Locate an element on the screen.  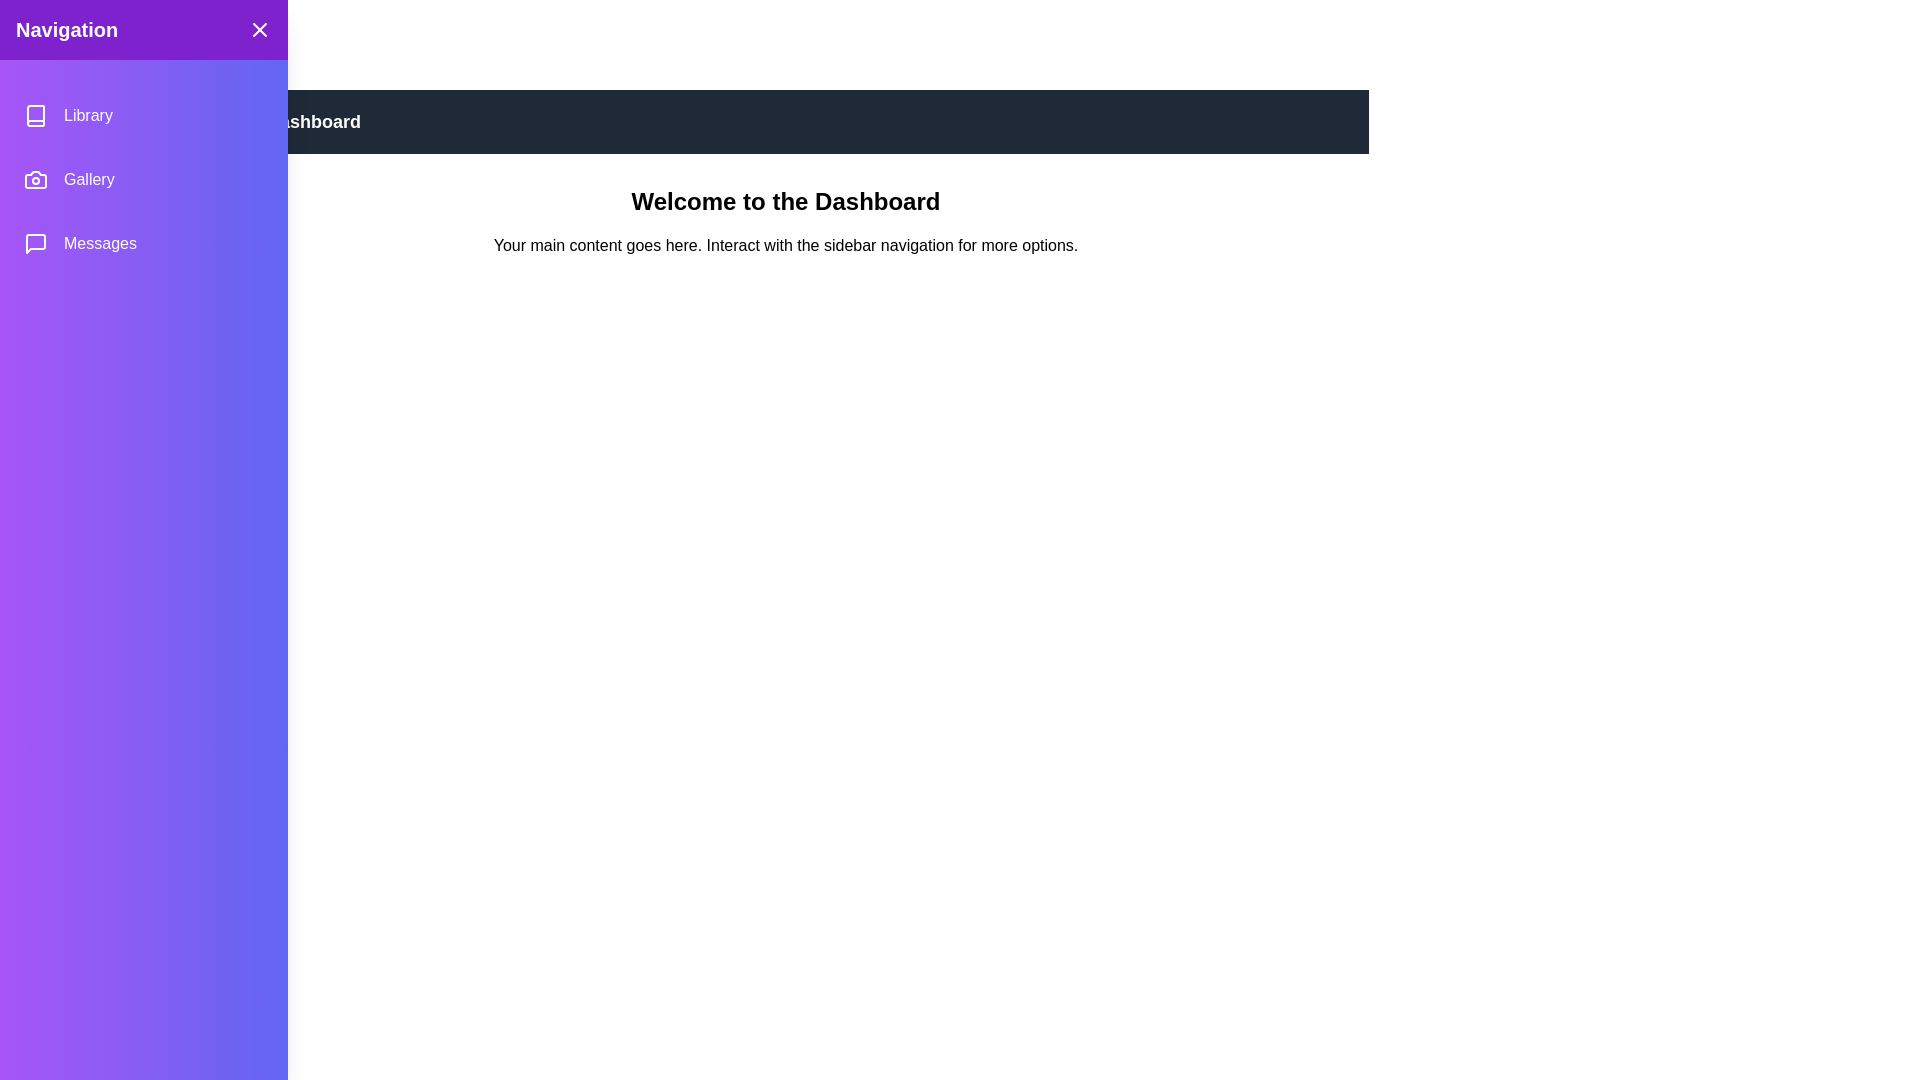
the 'Library' text label in the navigation menu is located at coordinates (87, 115).